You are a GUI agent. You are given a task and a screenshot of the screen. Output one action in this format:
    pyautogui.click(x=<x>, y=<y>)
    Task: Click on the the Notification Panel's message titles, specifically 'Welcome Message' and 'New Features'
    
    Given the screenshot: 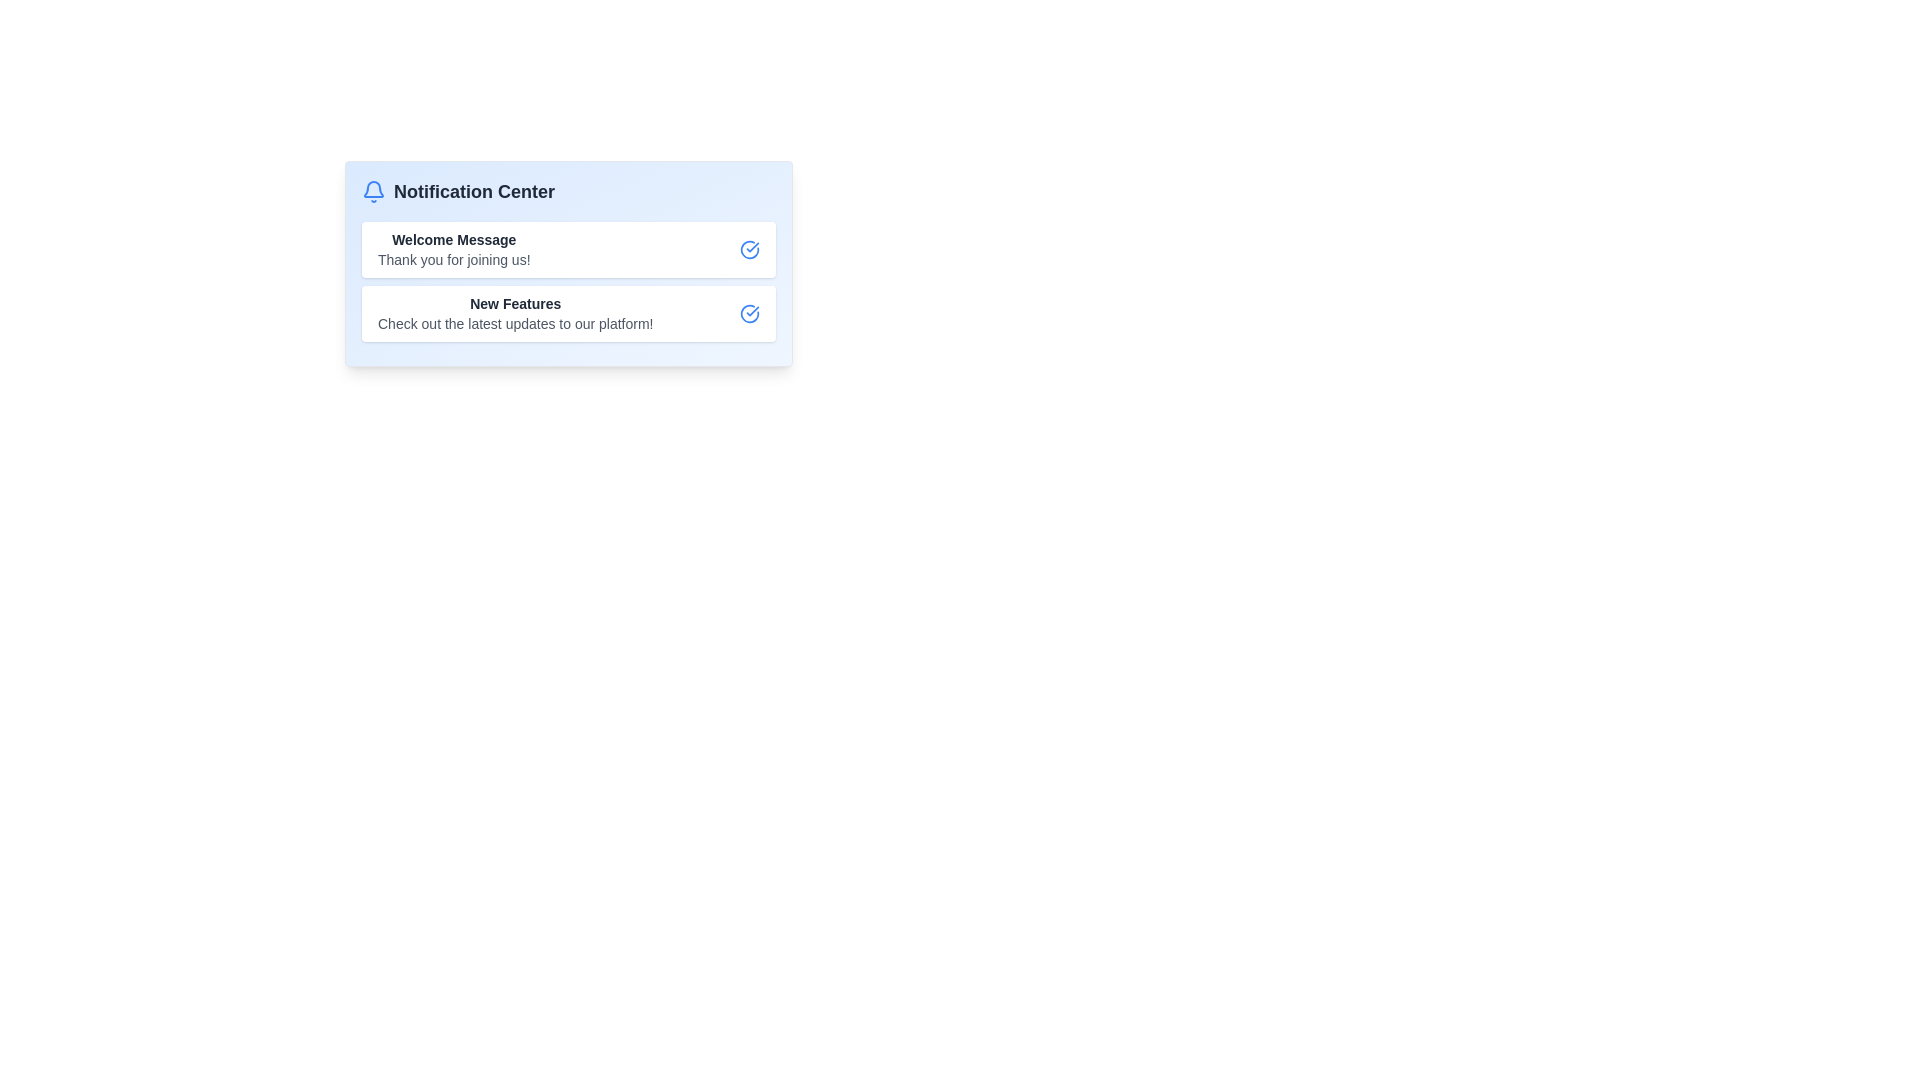 What is the action you would take?
    pyautogui.click(x=568, y=262)
    